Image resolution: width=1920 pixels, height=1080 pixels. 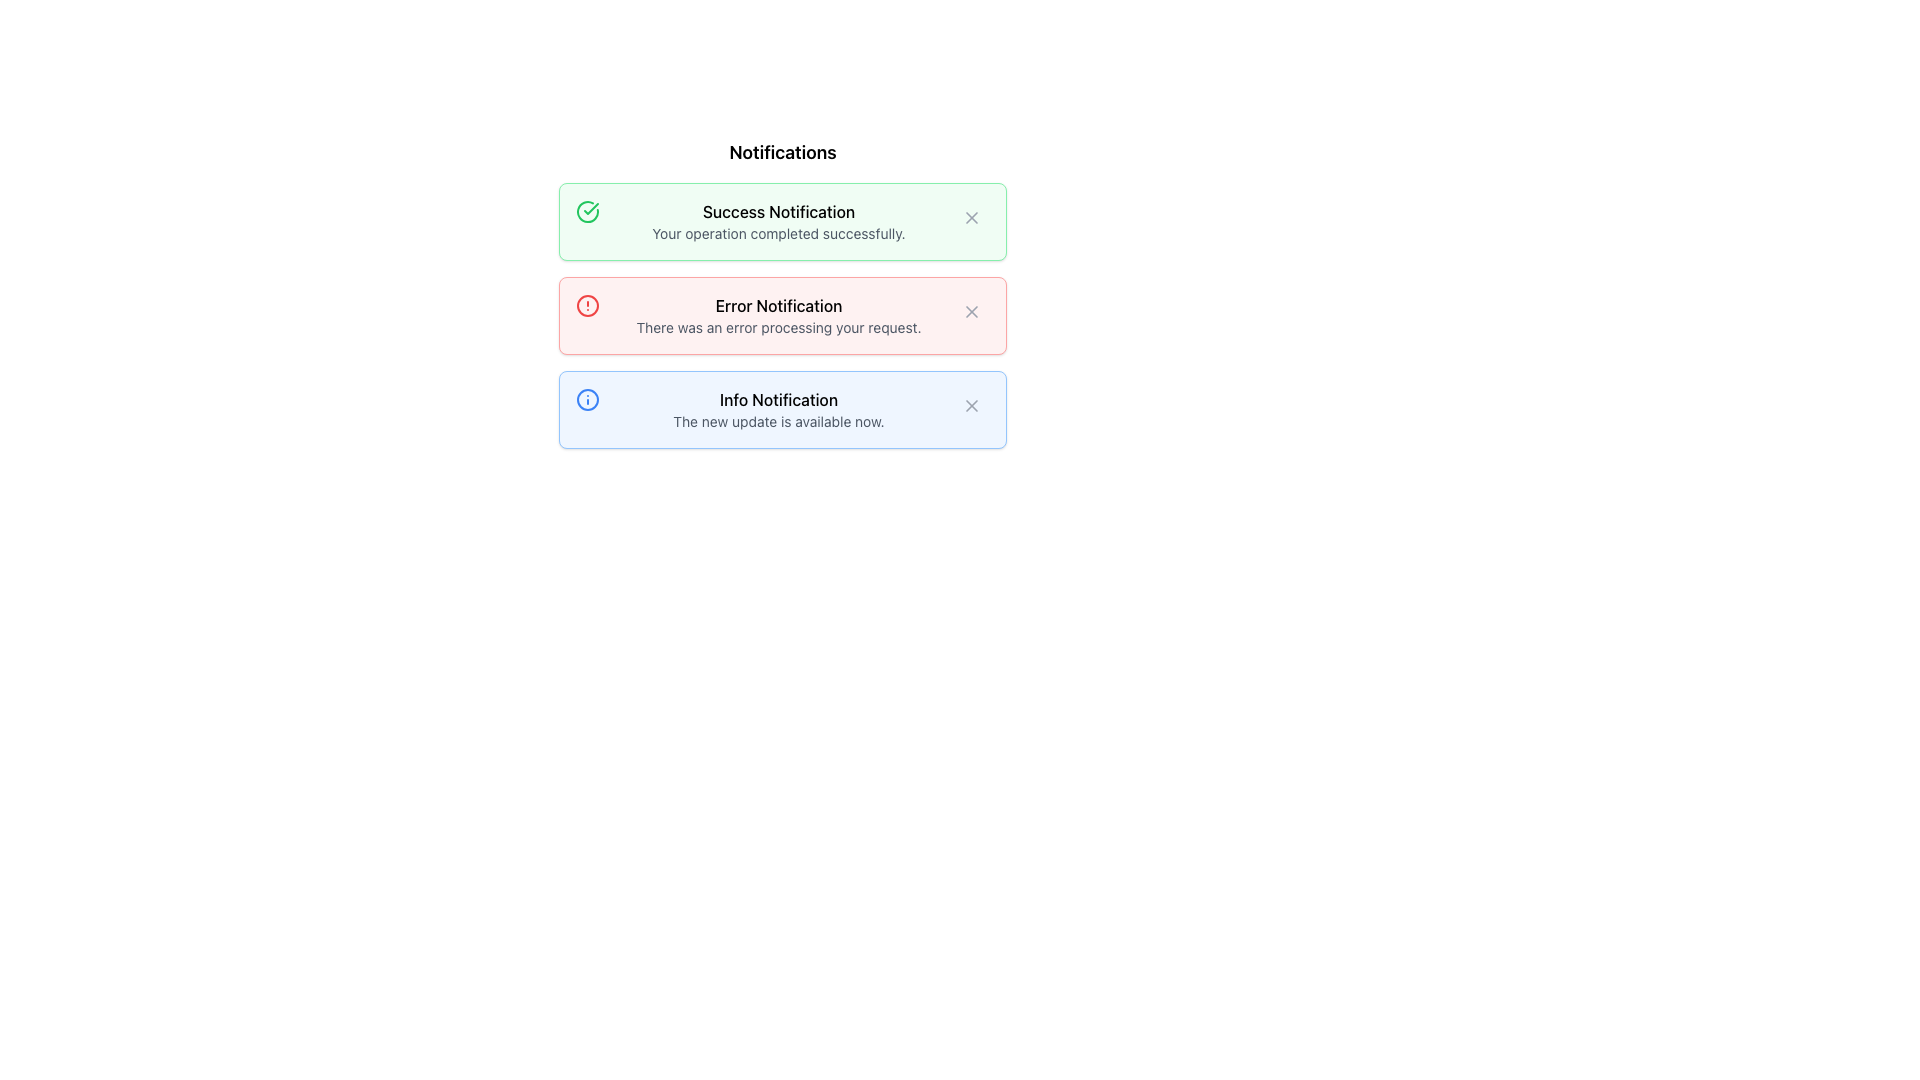 What do you see at coordinates (971, 312) in the screenshot?
I see `the gray 'Error Notification' close button, which resembles a diagonal cross (X) located in the top-right corner of the notification card` at bounding box center [971, 312].